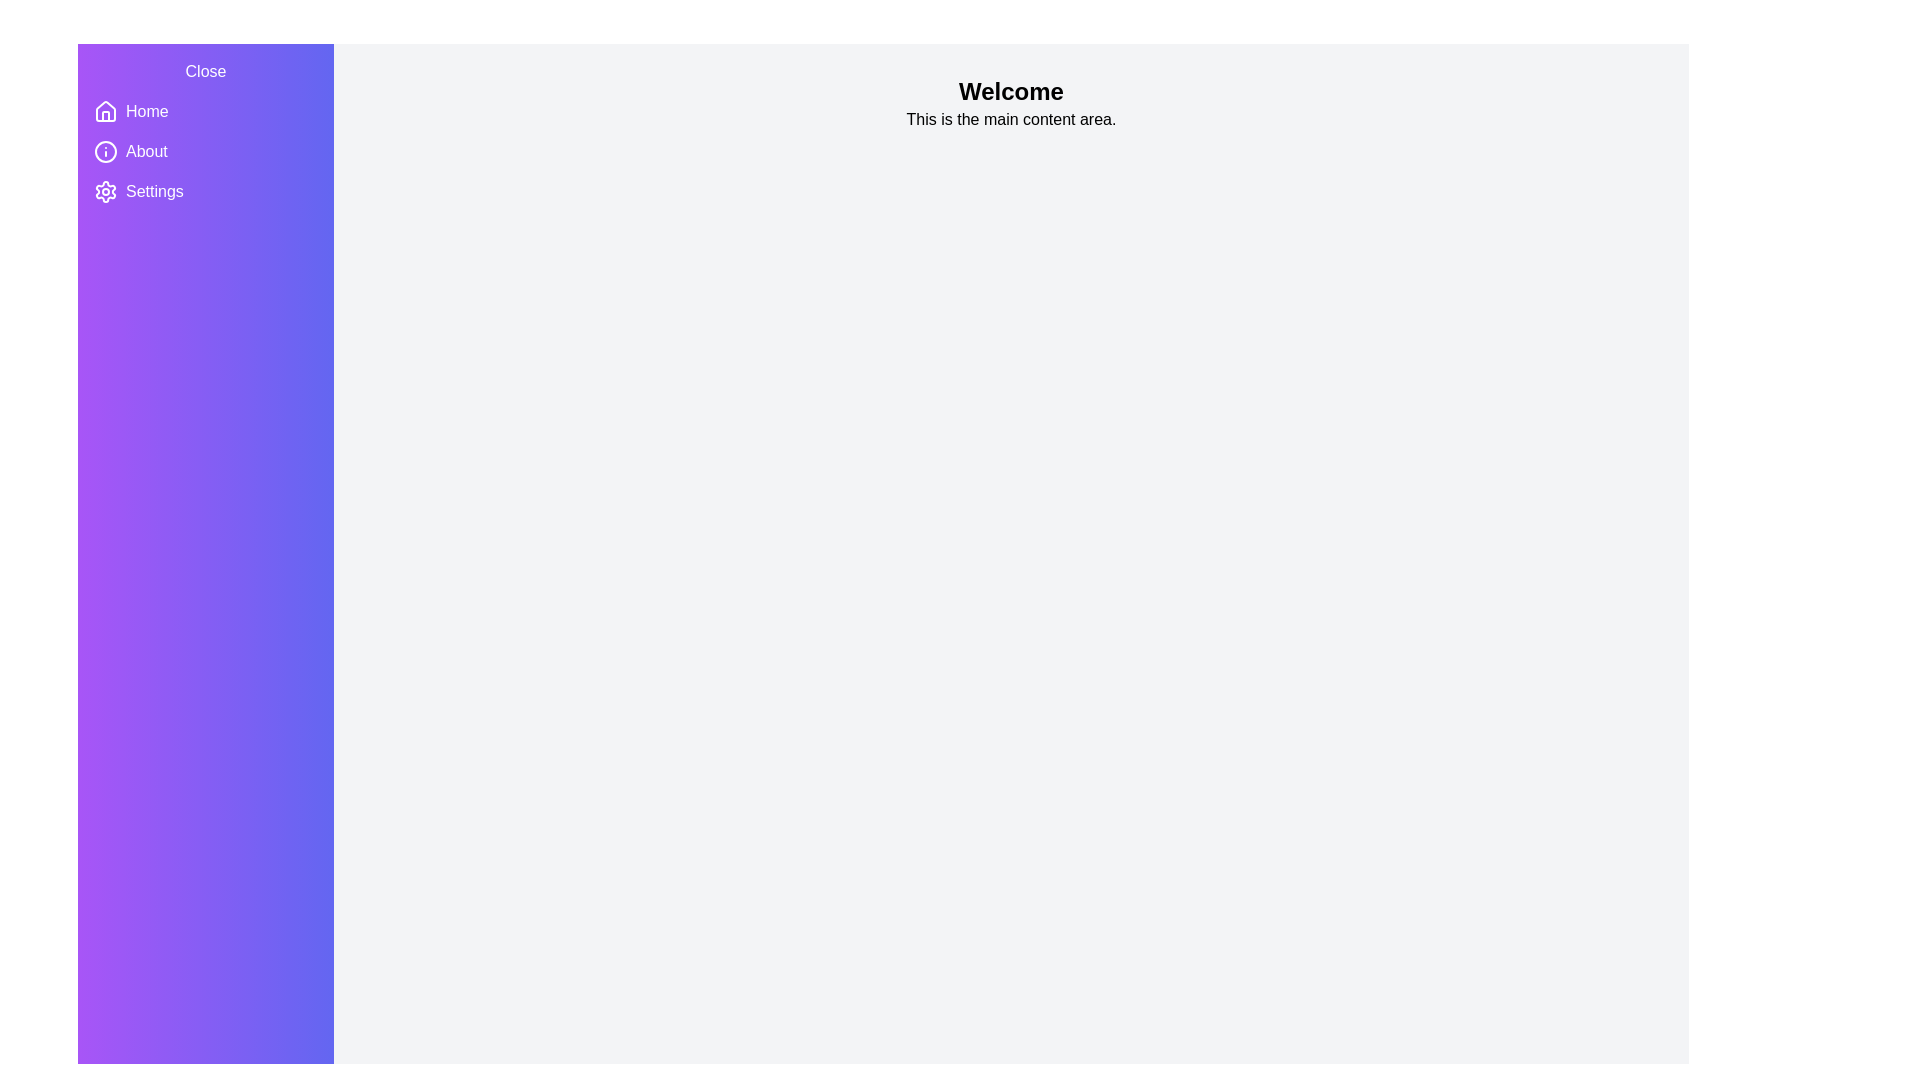  Describe the element at coordinates (146, 192) in the screenshot. I see `the Settings item in the drawer to navigate to the respective section` at that location.